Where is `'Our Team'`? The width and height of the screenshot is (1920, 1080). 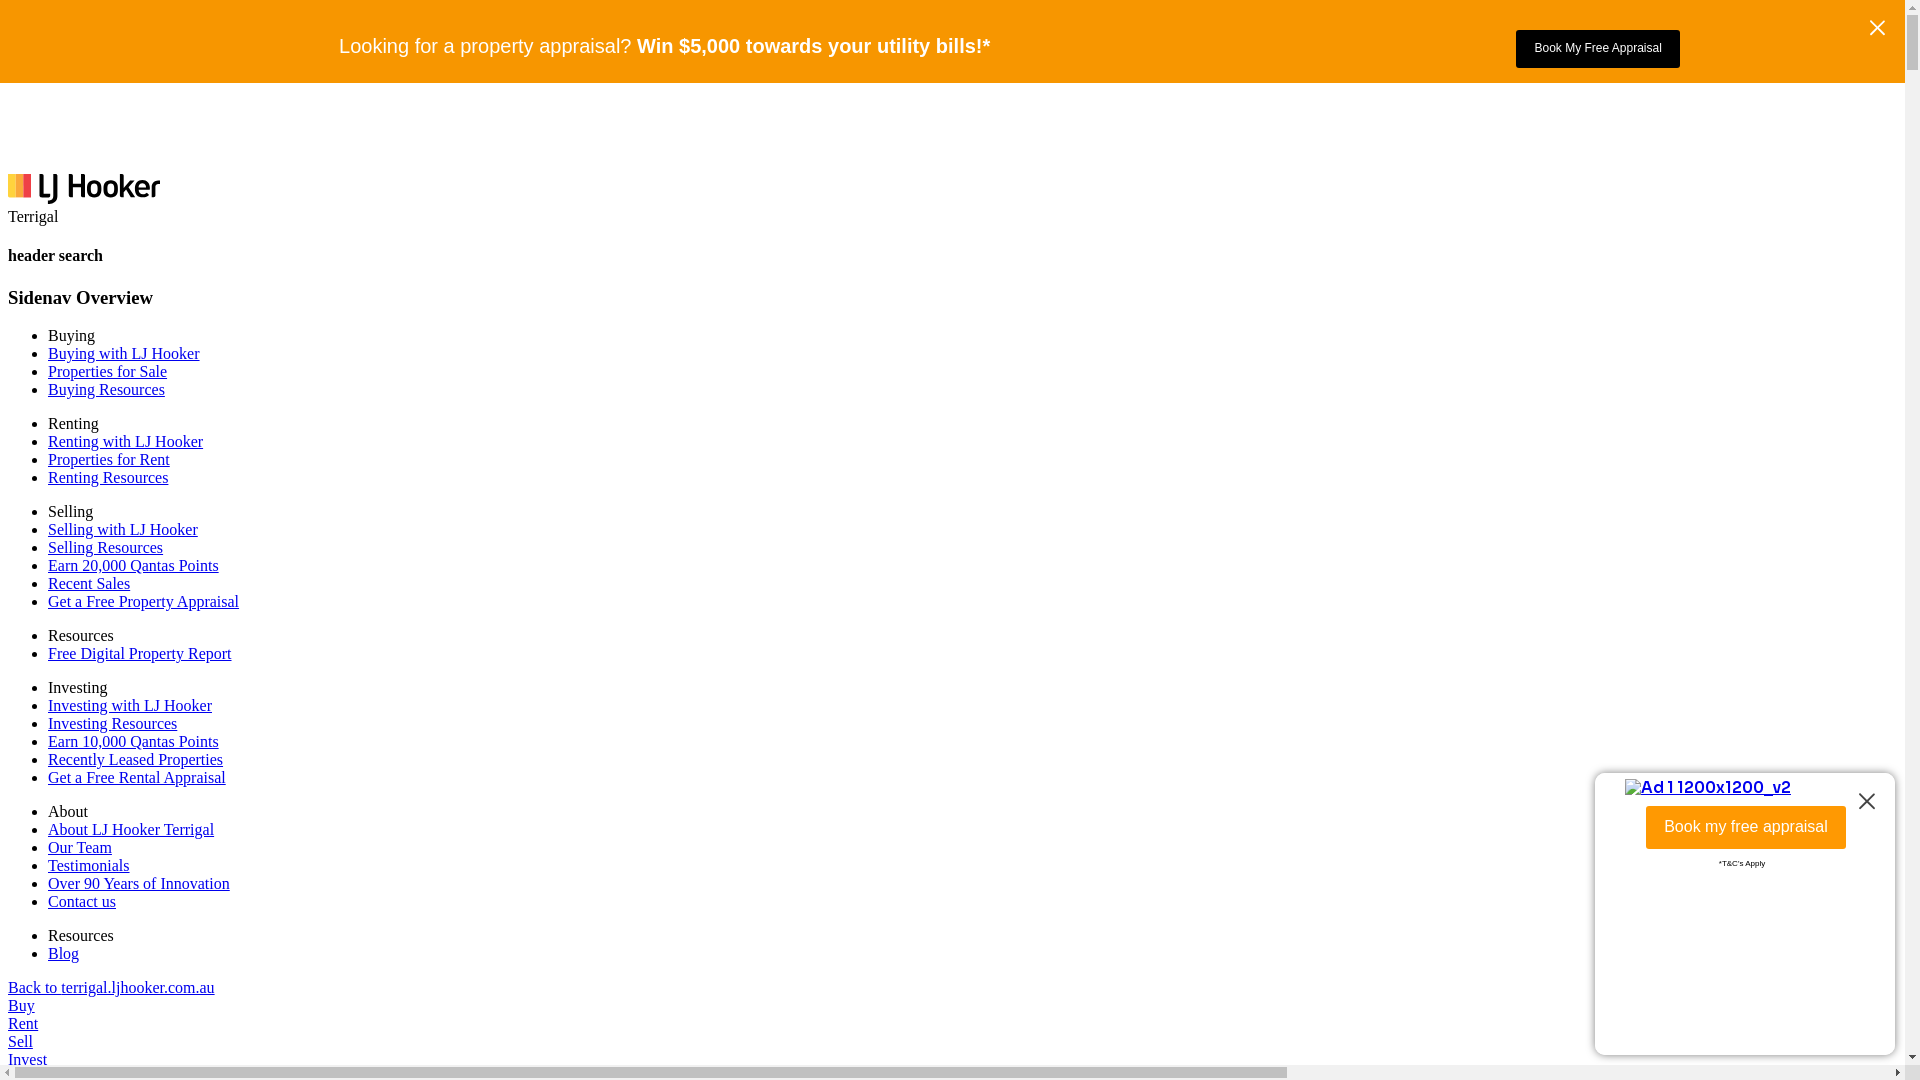 'Our Team' is located at coordinates (48, 847).